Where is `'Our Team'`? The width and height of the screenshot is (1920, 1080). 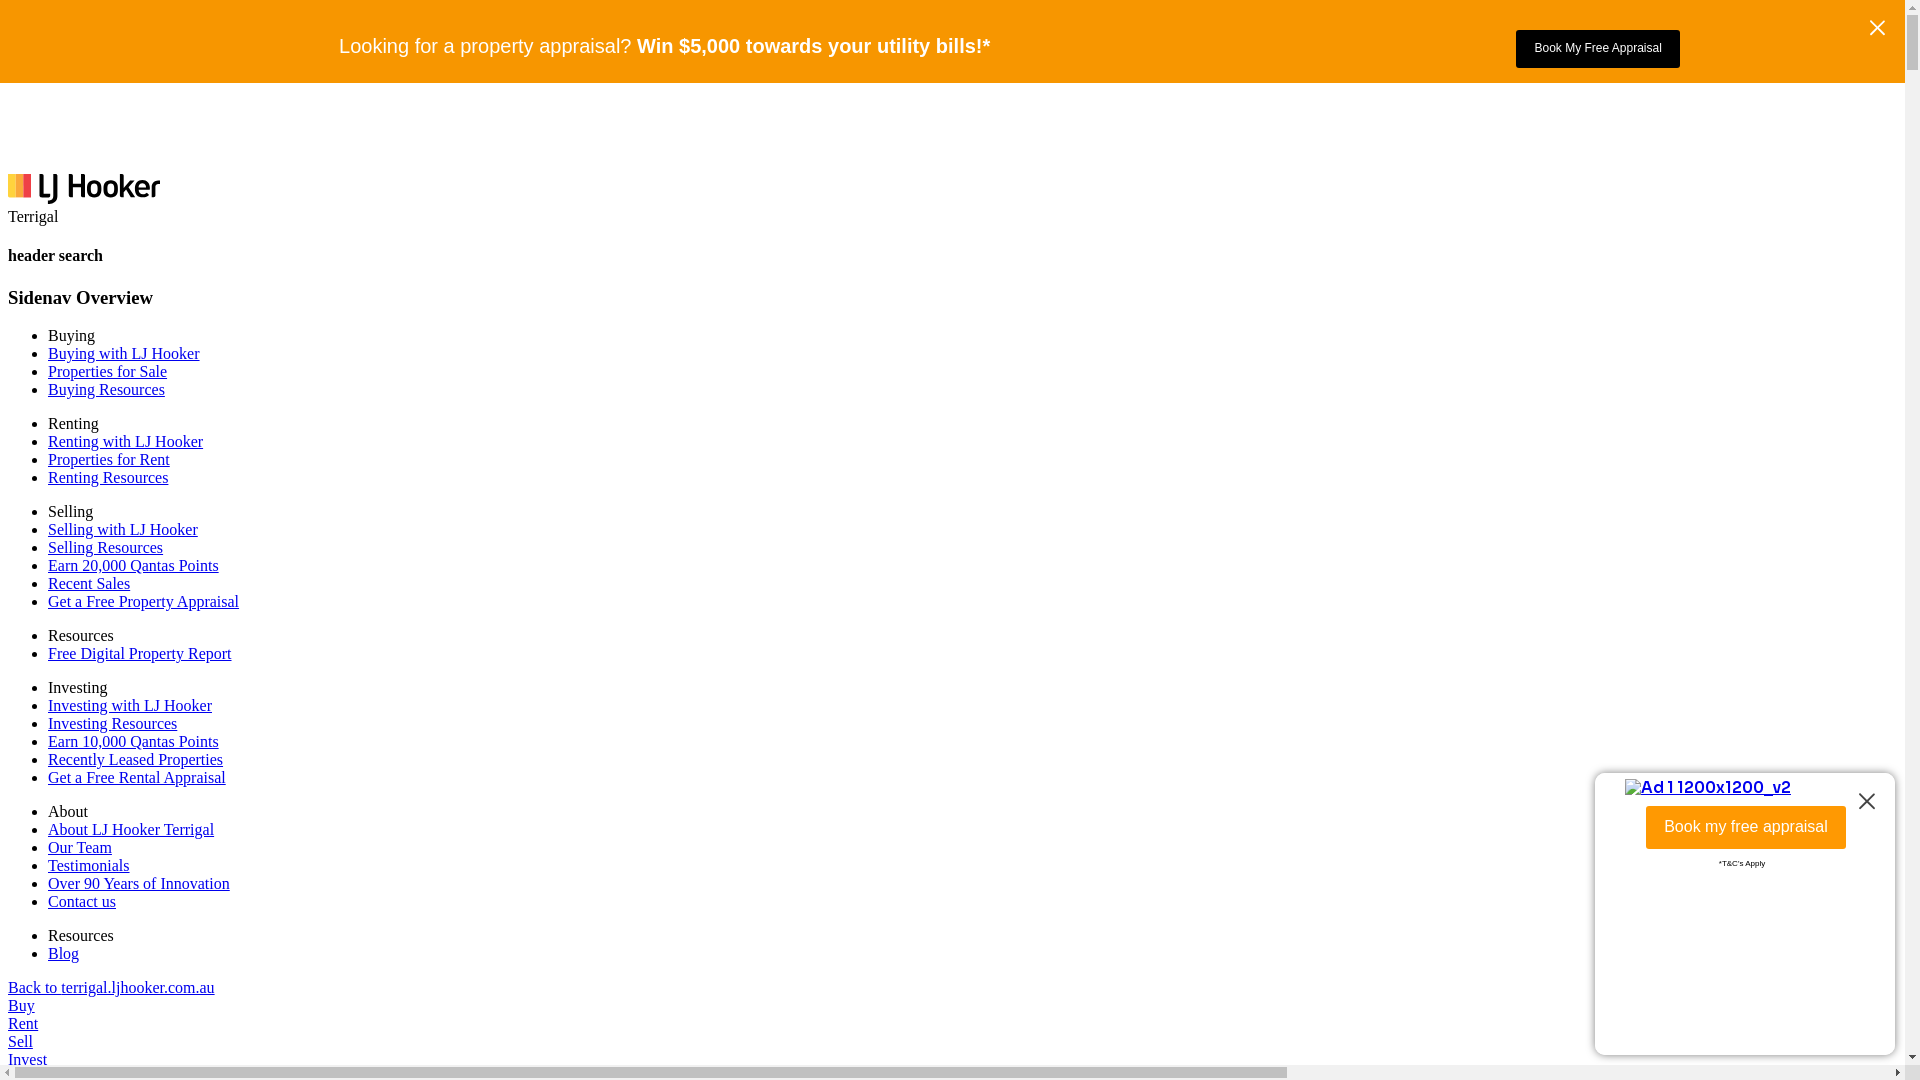 'Our Team' is located at coordinates (48, 847).